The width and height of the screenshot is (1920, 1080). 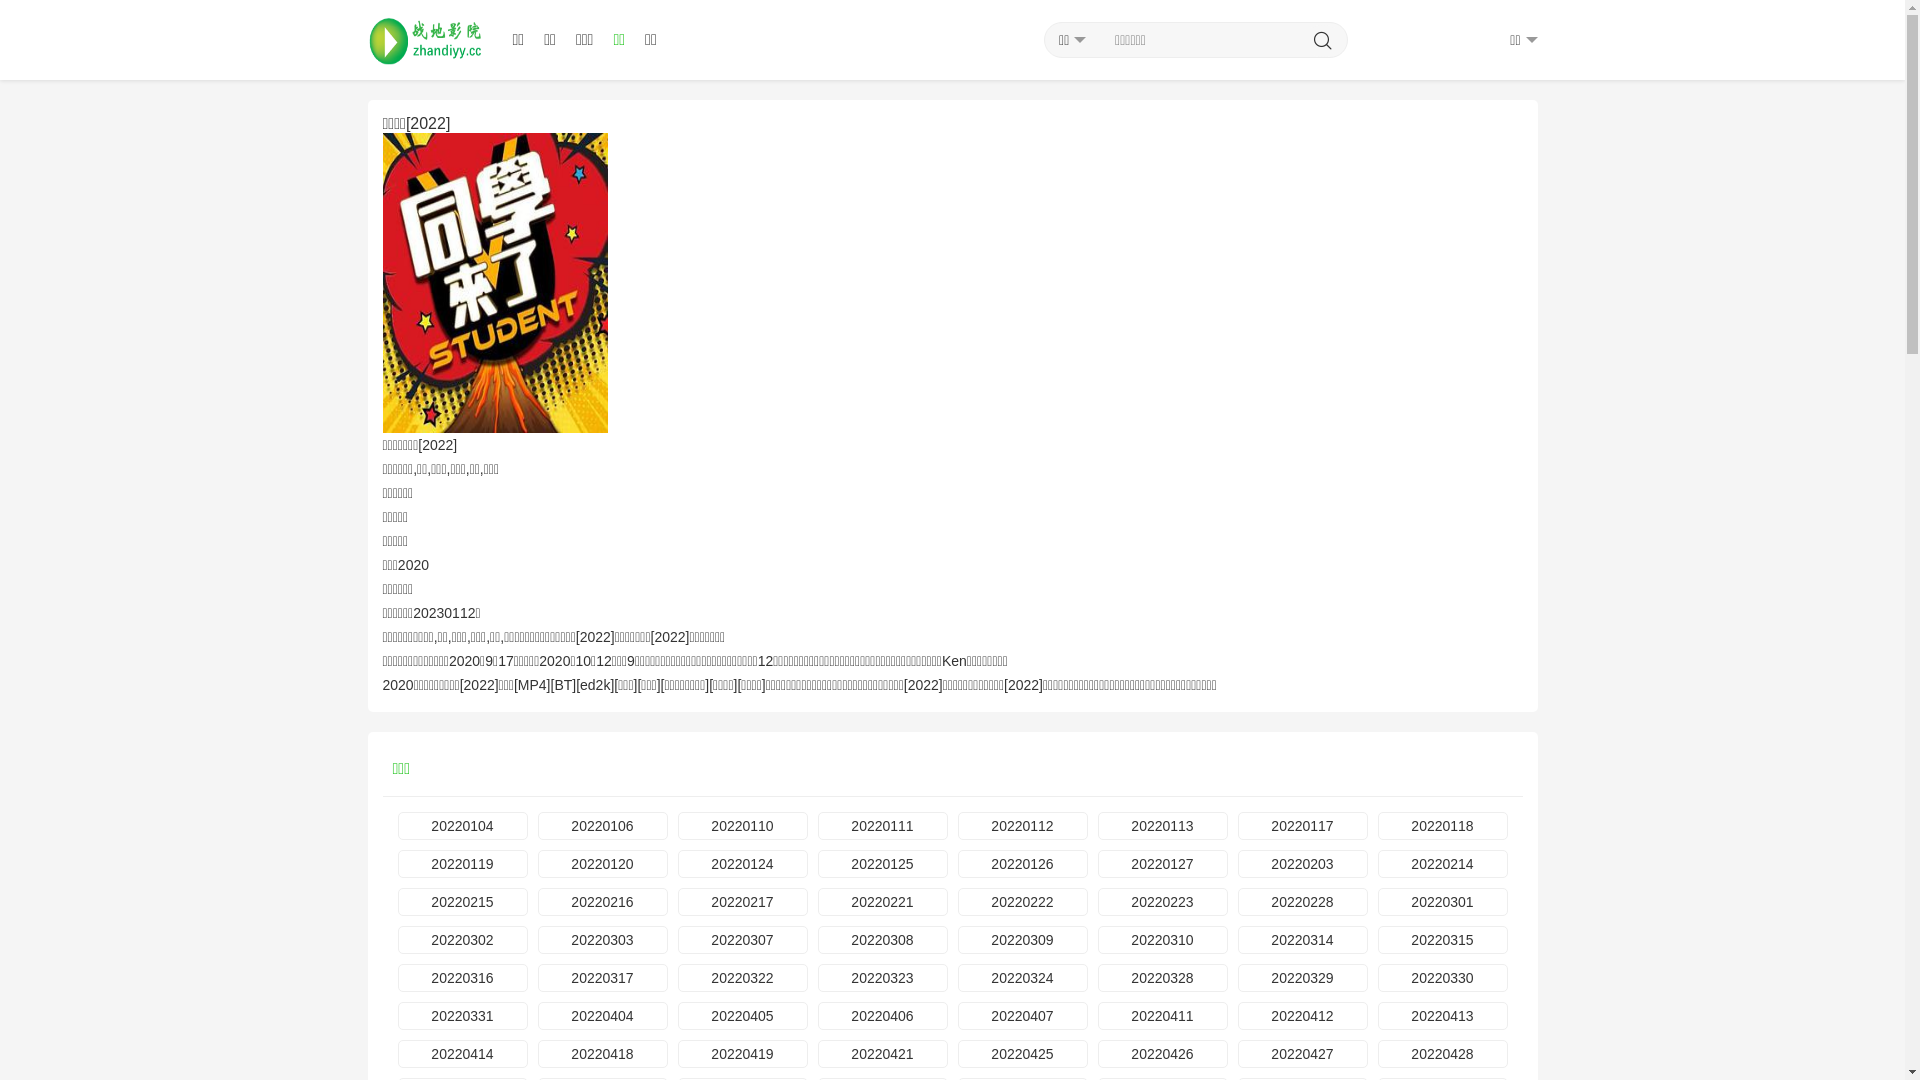 I want to click on '20220419', so click(x=742, y=1052).